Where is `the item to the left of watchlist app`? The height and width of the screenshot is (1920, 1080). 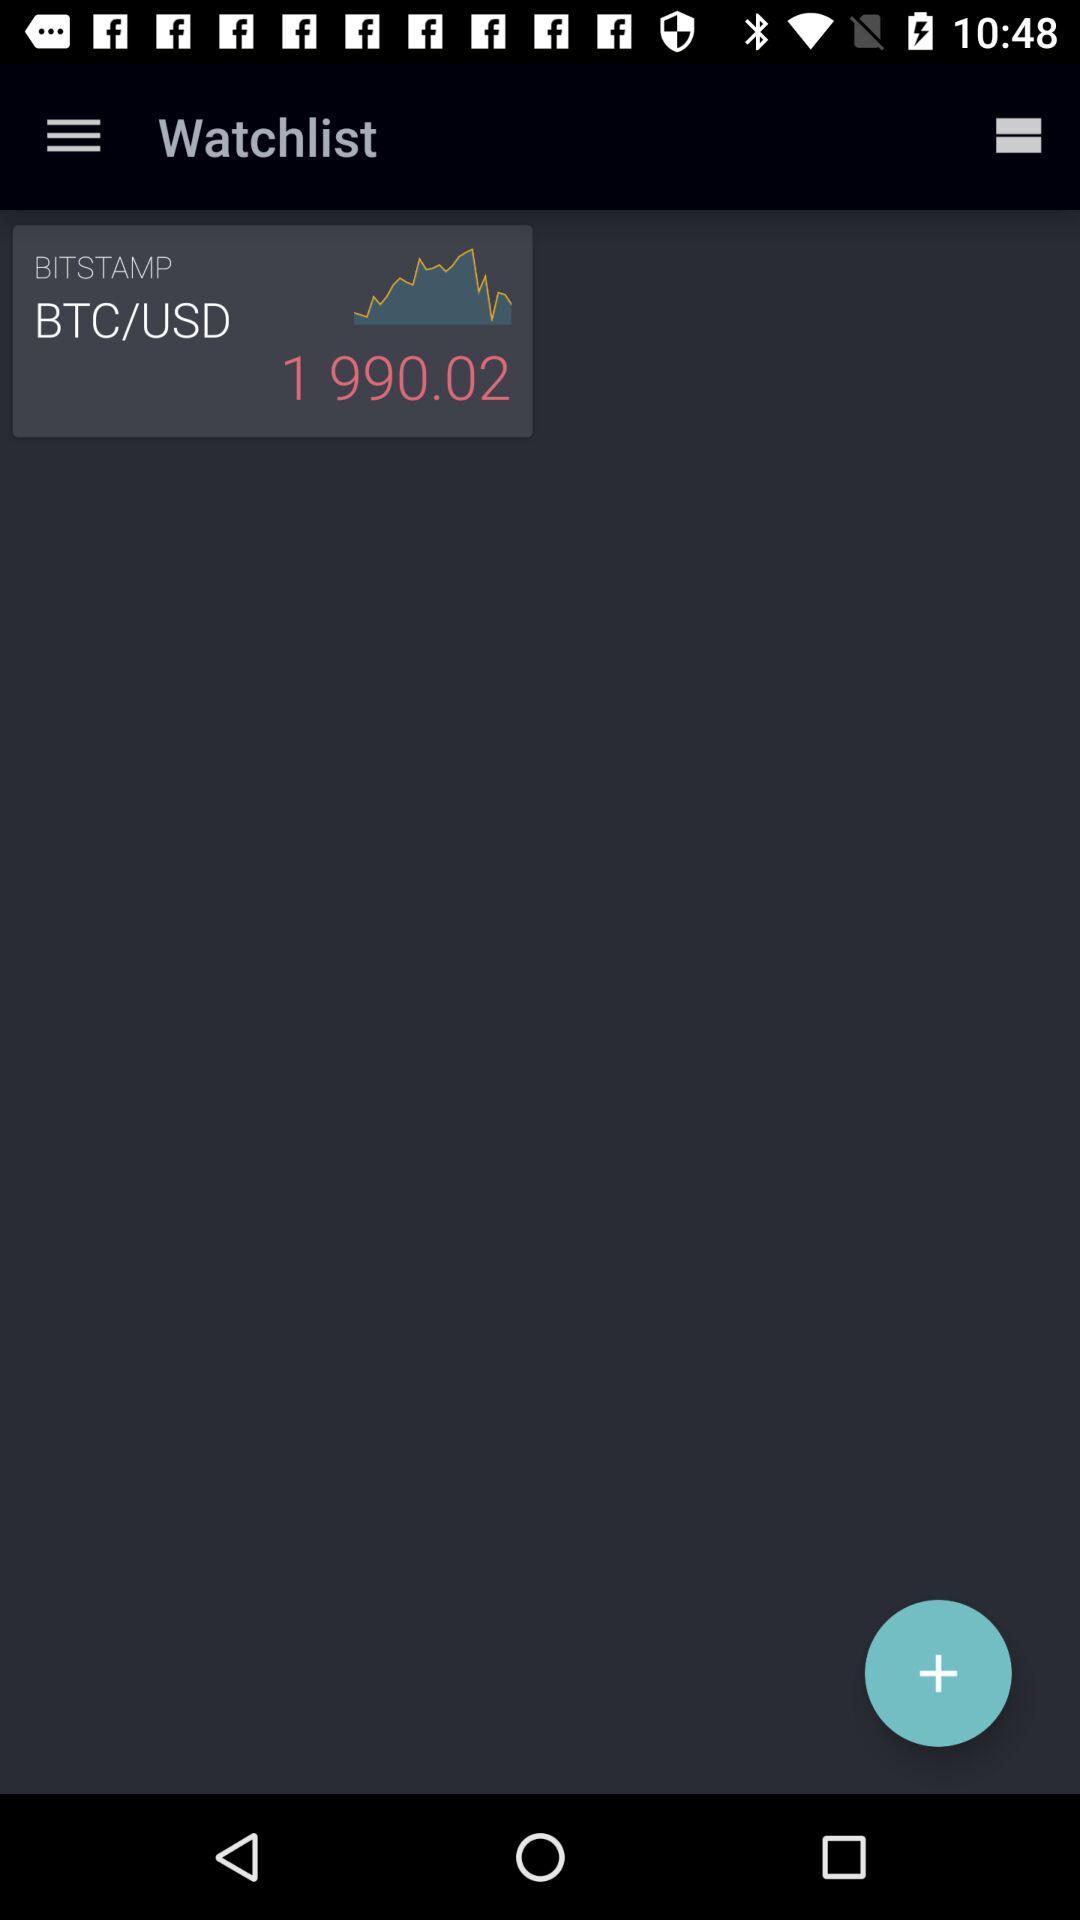 the item to the left of watchlist app is located at coordinates (72, 135).